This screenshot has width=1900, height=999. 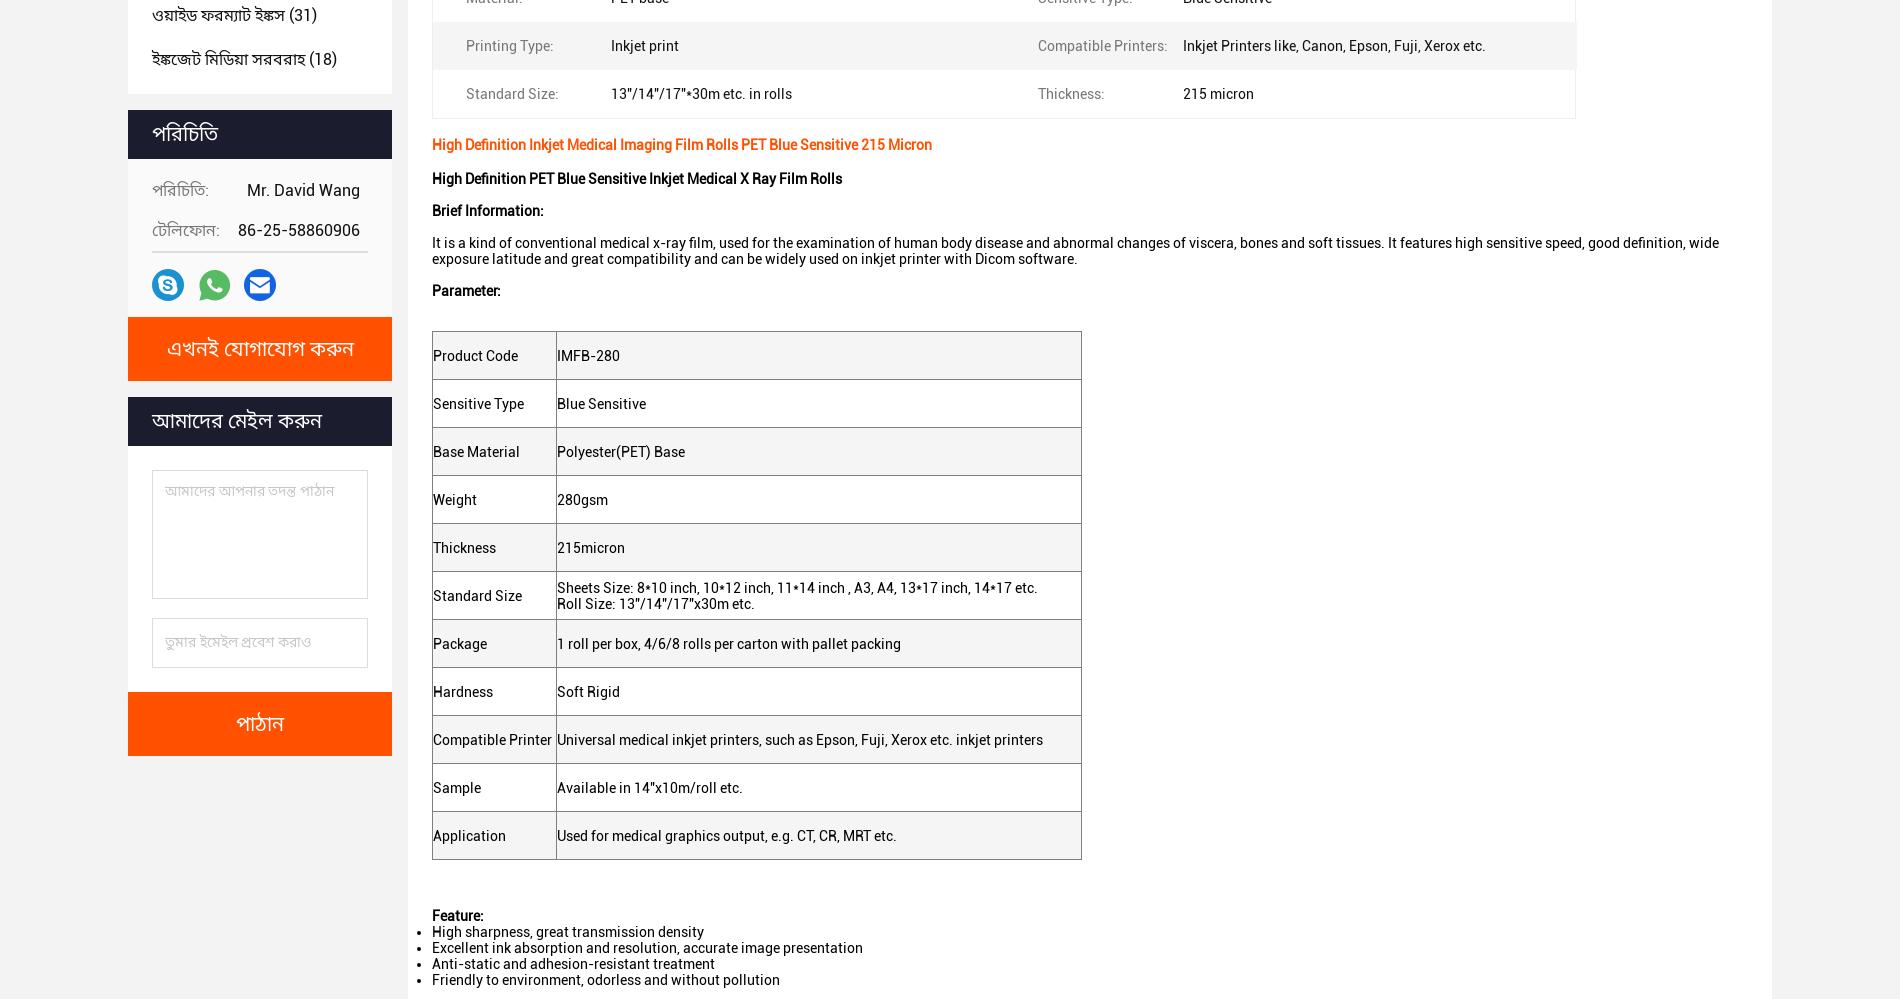 What do you see at coordinates (587, 691) in the screenshot?
I see `'Soft Rigid'` at bounding box center [587, 691].